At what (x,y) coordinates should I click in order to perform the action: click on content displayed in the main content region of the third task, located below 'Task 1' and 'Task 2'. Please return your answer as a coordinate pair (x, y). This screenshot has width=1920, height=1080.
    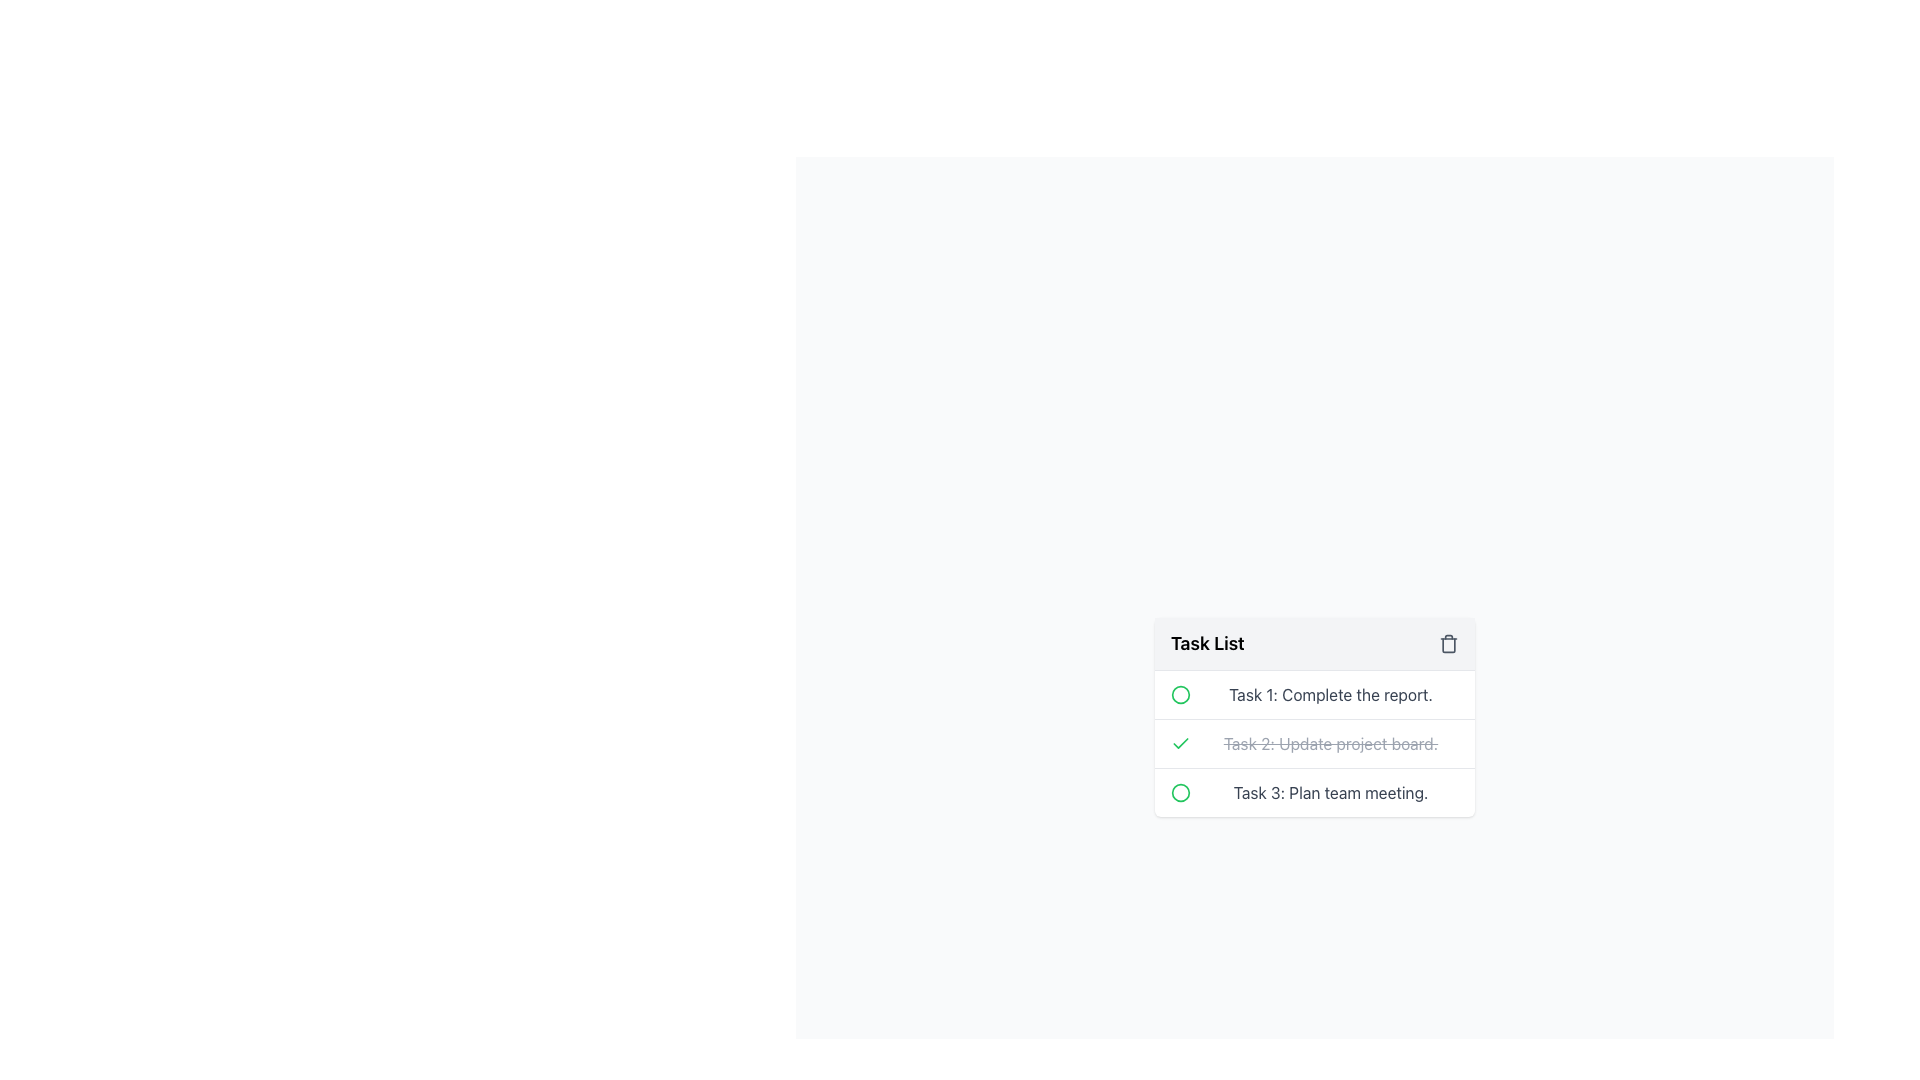
    Looking at the image, I should click on (1330, 790).